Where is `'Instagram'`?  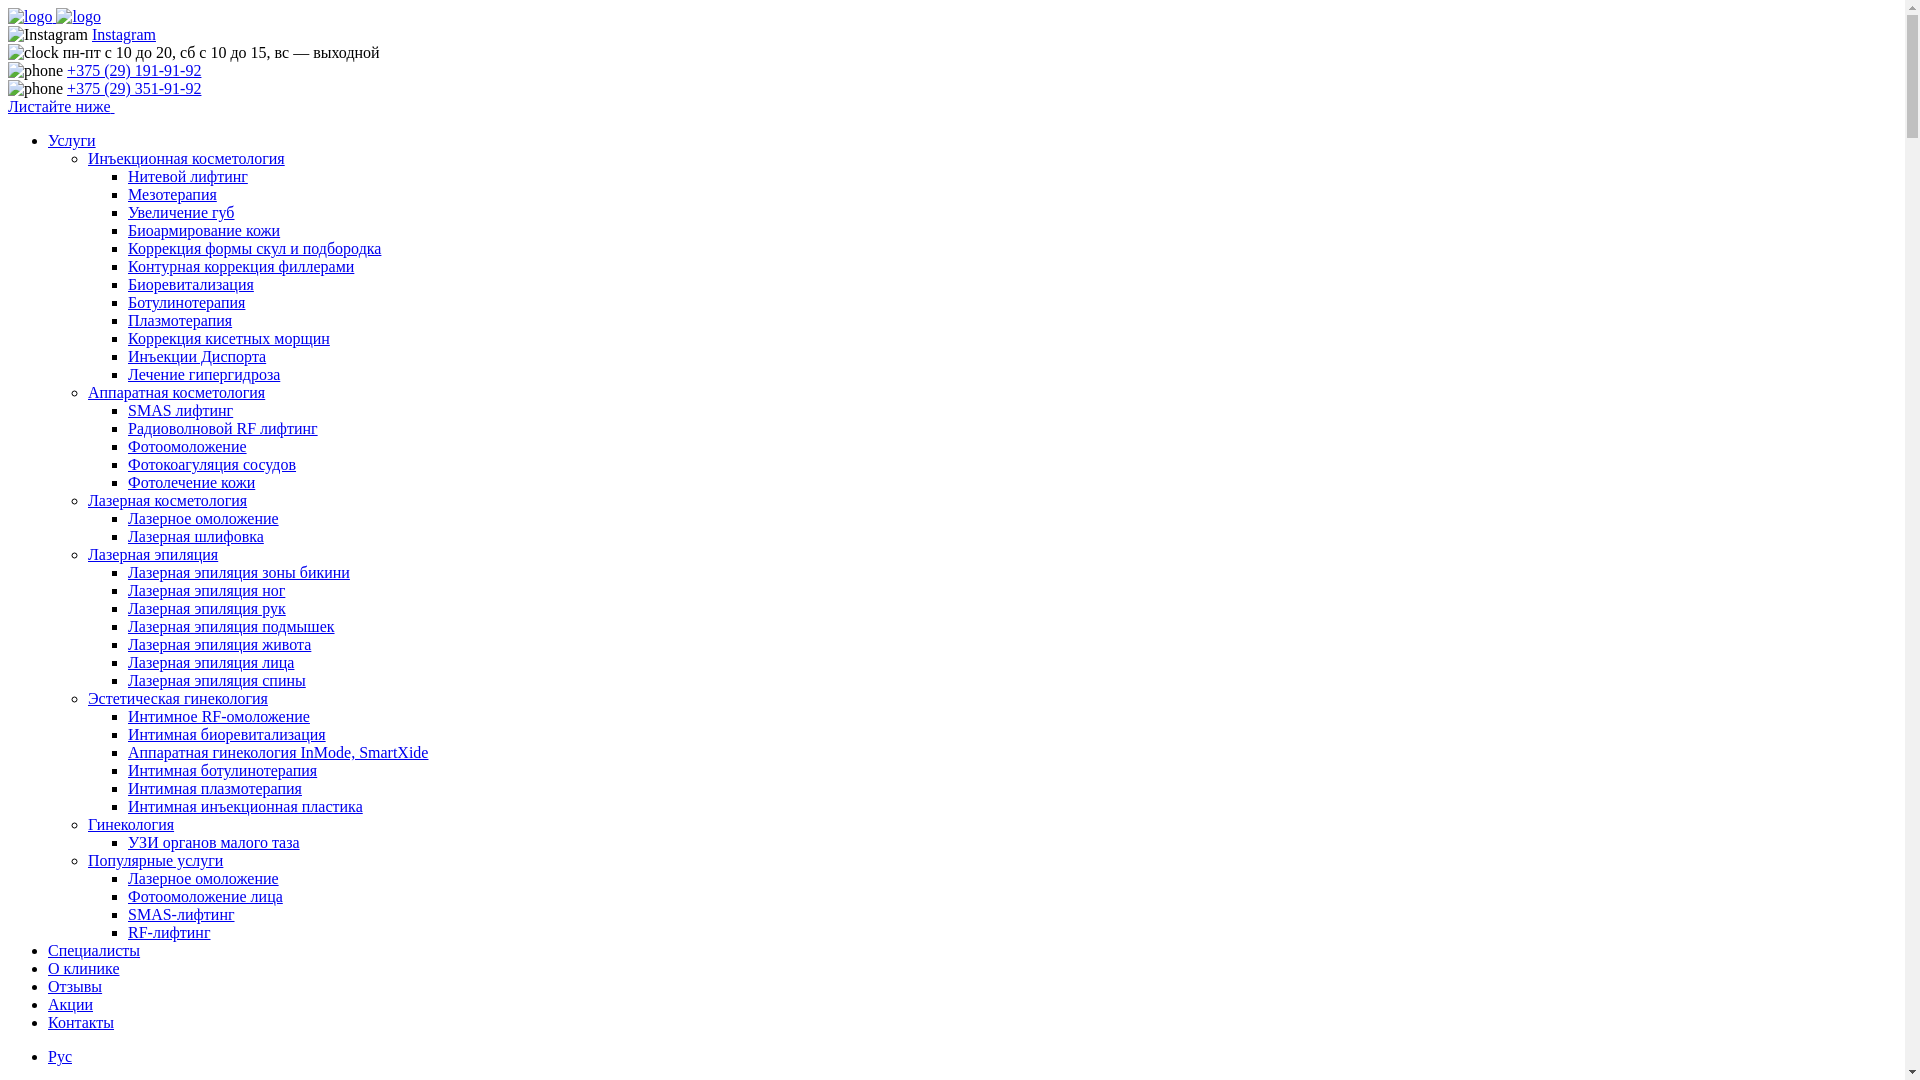 'Instagram' is located at coordinates (123, 34).